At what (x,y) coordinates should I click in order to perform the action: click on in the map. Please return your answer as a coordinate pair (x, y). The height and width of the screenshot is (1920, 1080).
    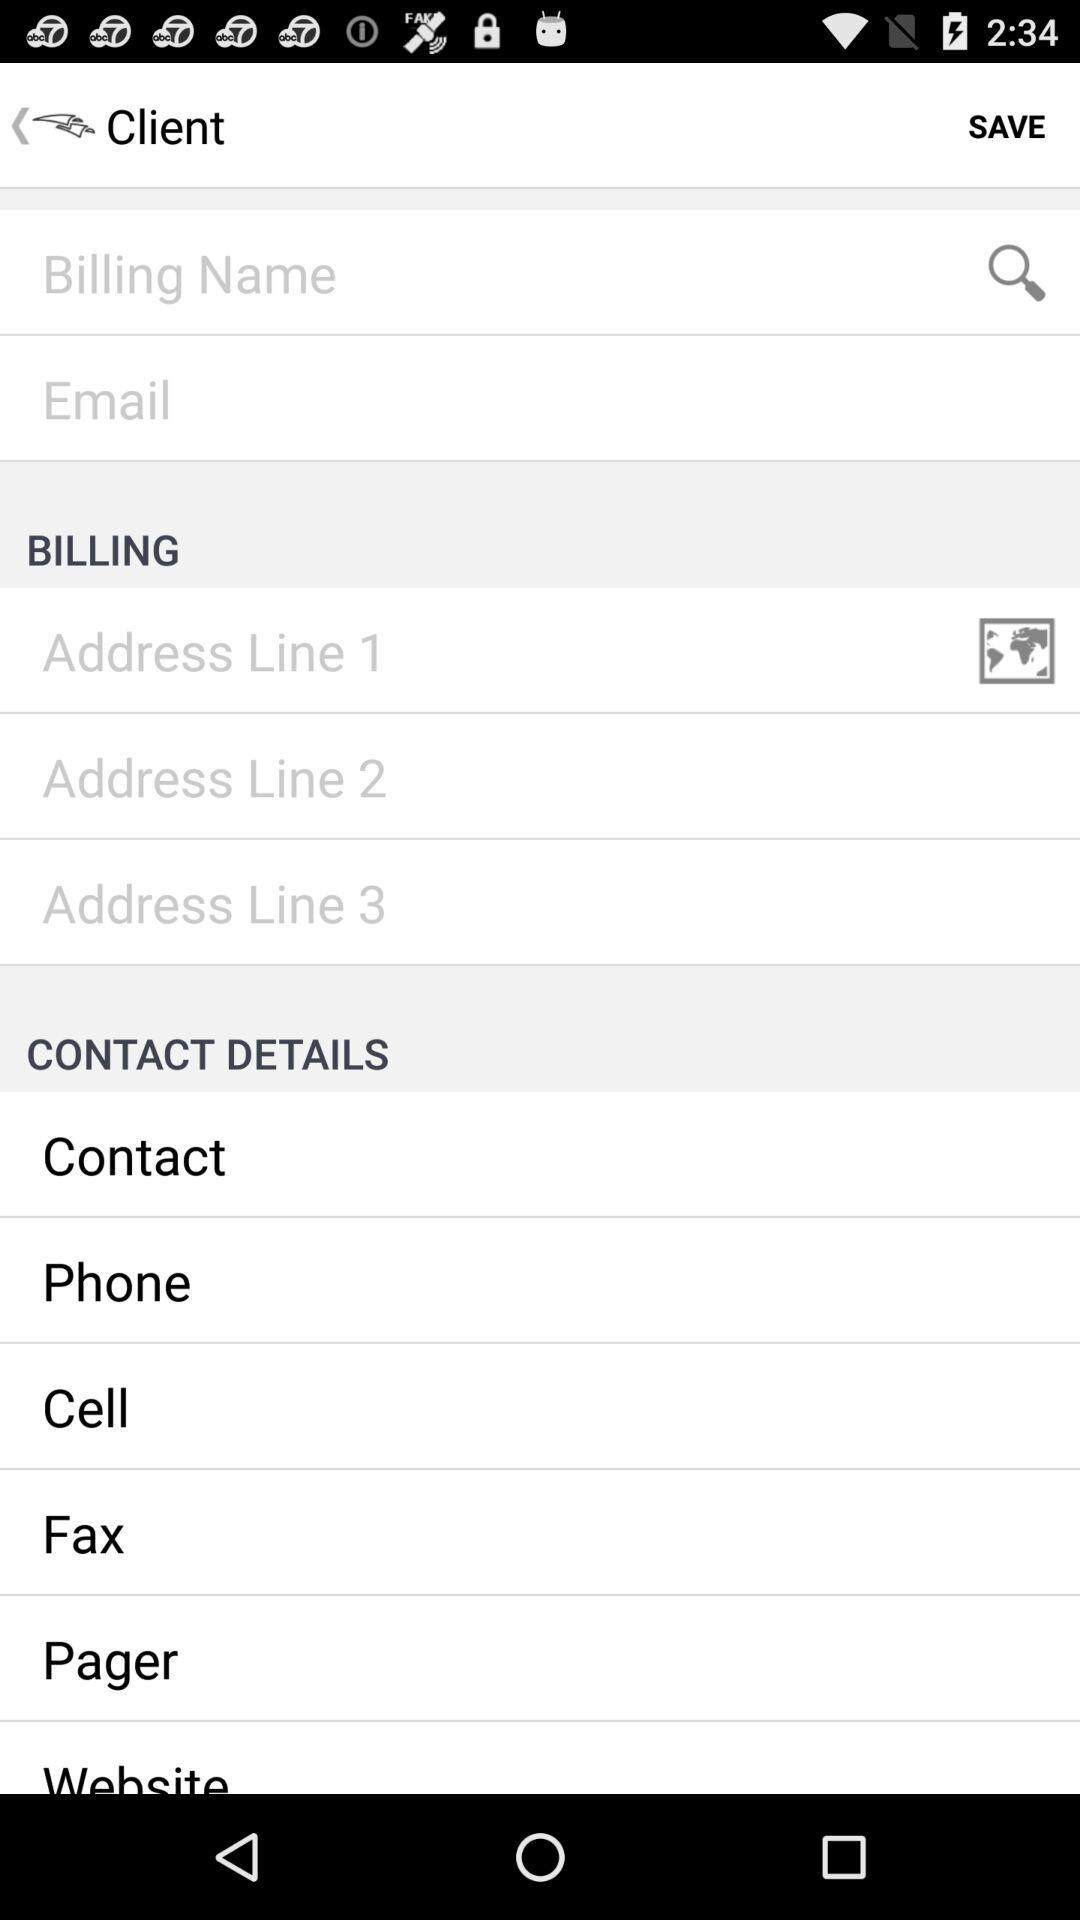
    Looking at the image, I should click on (1017, 651).